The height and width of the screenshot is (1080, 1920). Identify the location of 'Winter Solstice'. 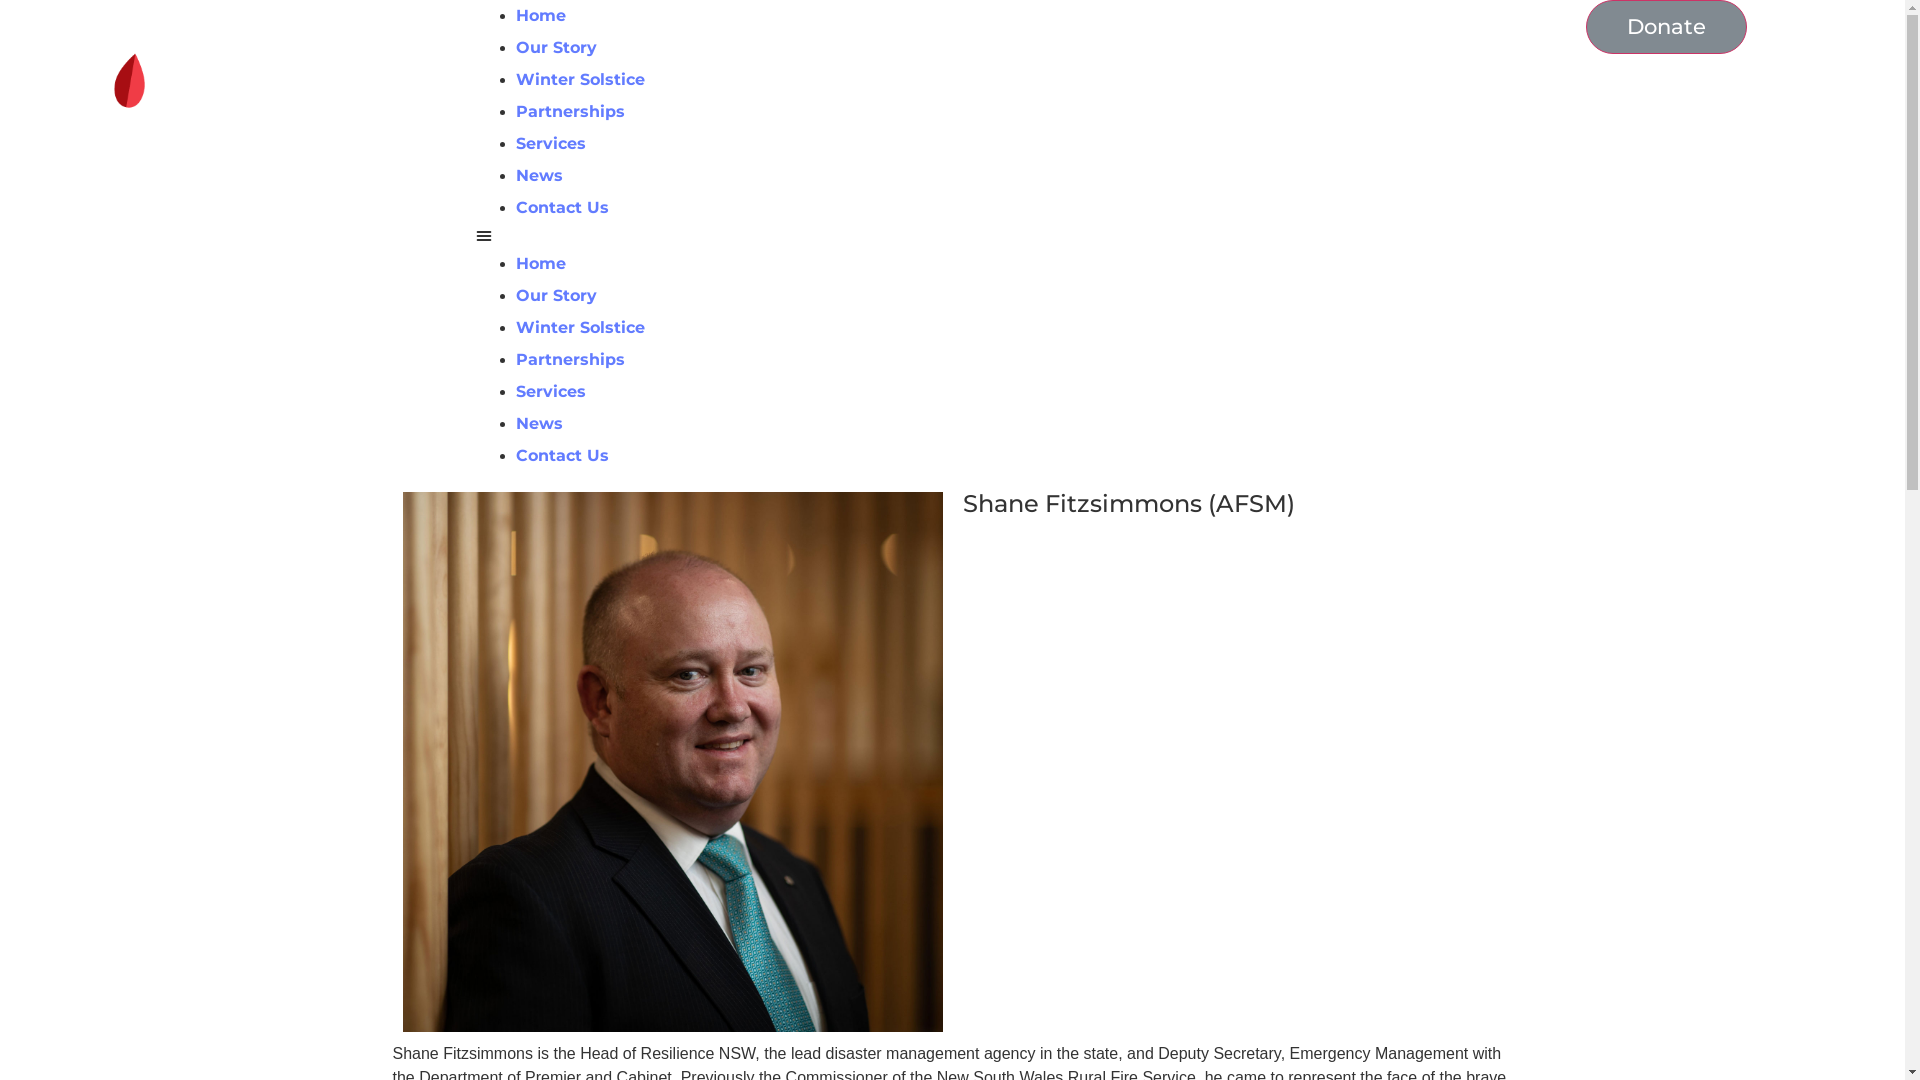
(515, 78).